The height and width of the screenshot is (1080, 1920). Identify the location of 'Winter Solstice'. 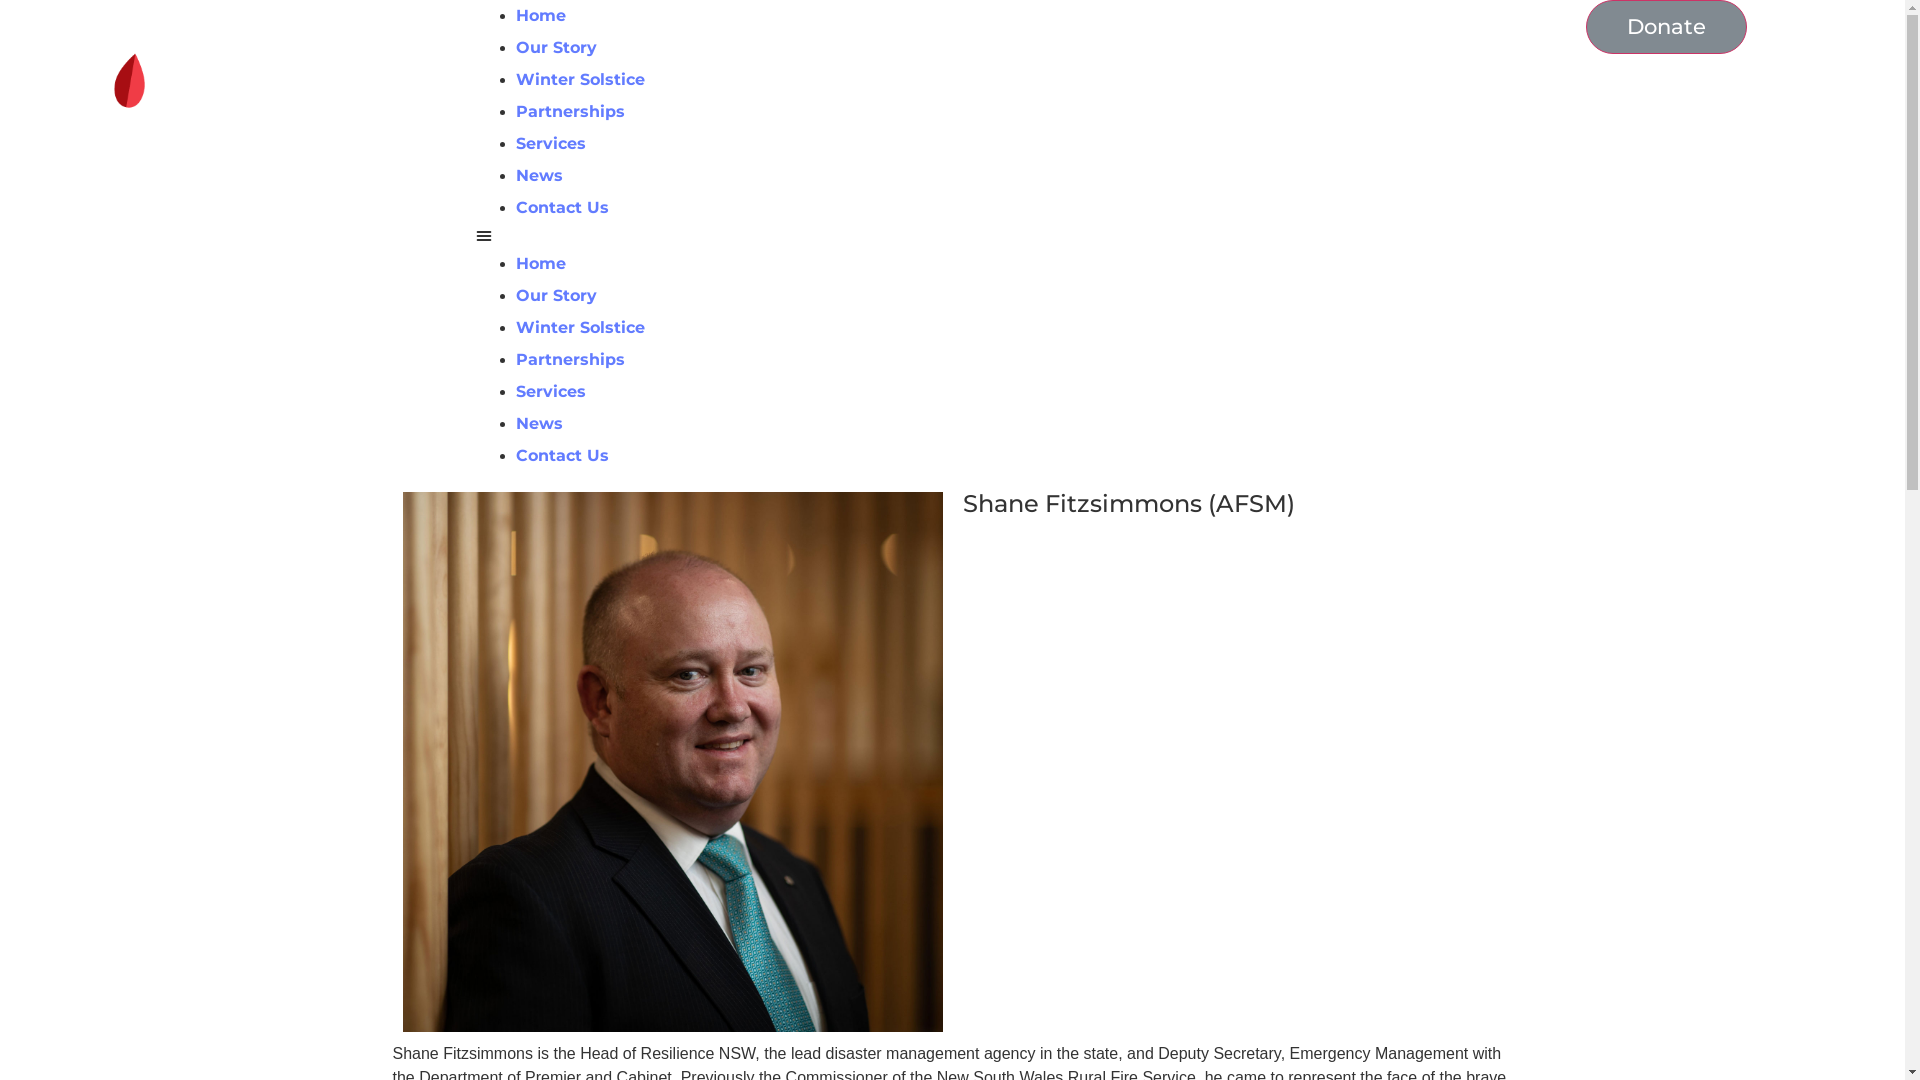
(515, 78).